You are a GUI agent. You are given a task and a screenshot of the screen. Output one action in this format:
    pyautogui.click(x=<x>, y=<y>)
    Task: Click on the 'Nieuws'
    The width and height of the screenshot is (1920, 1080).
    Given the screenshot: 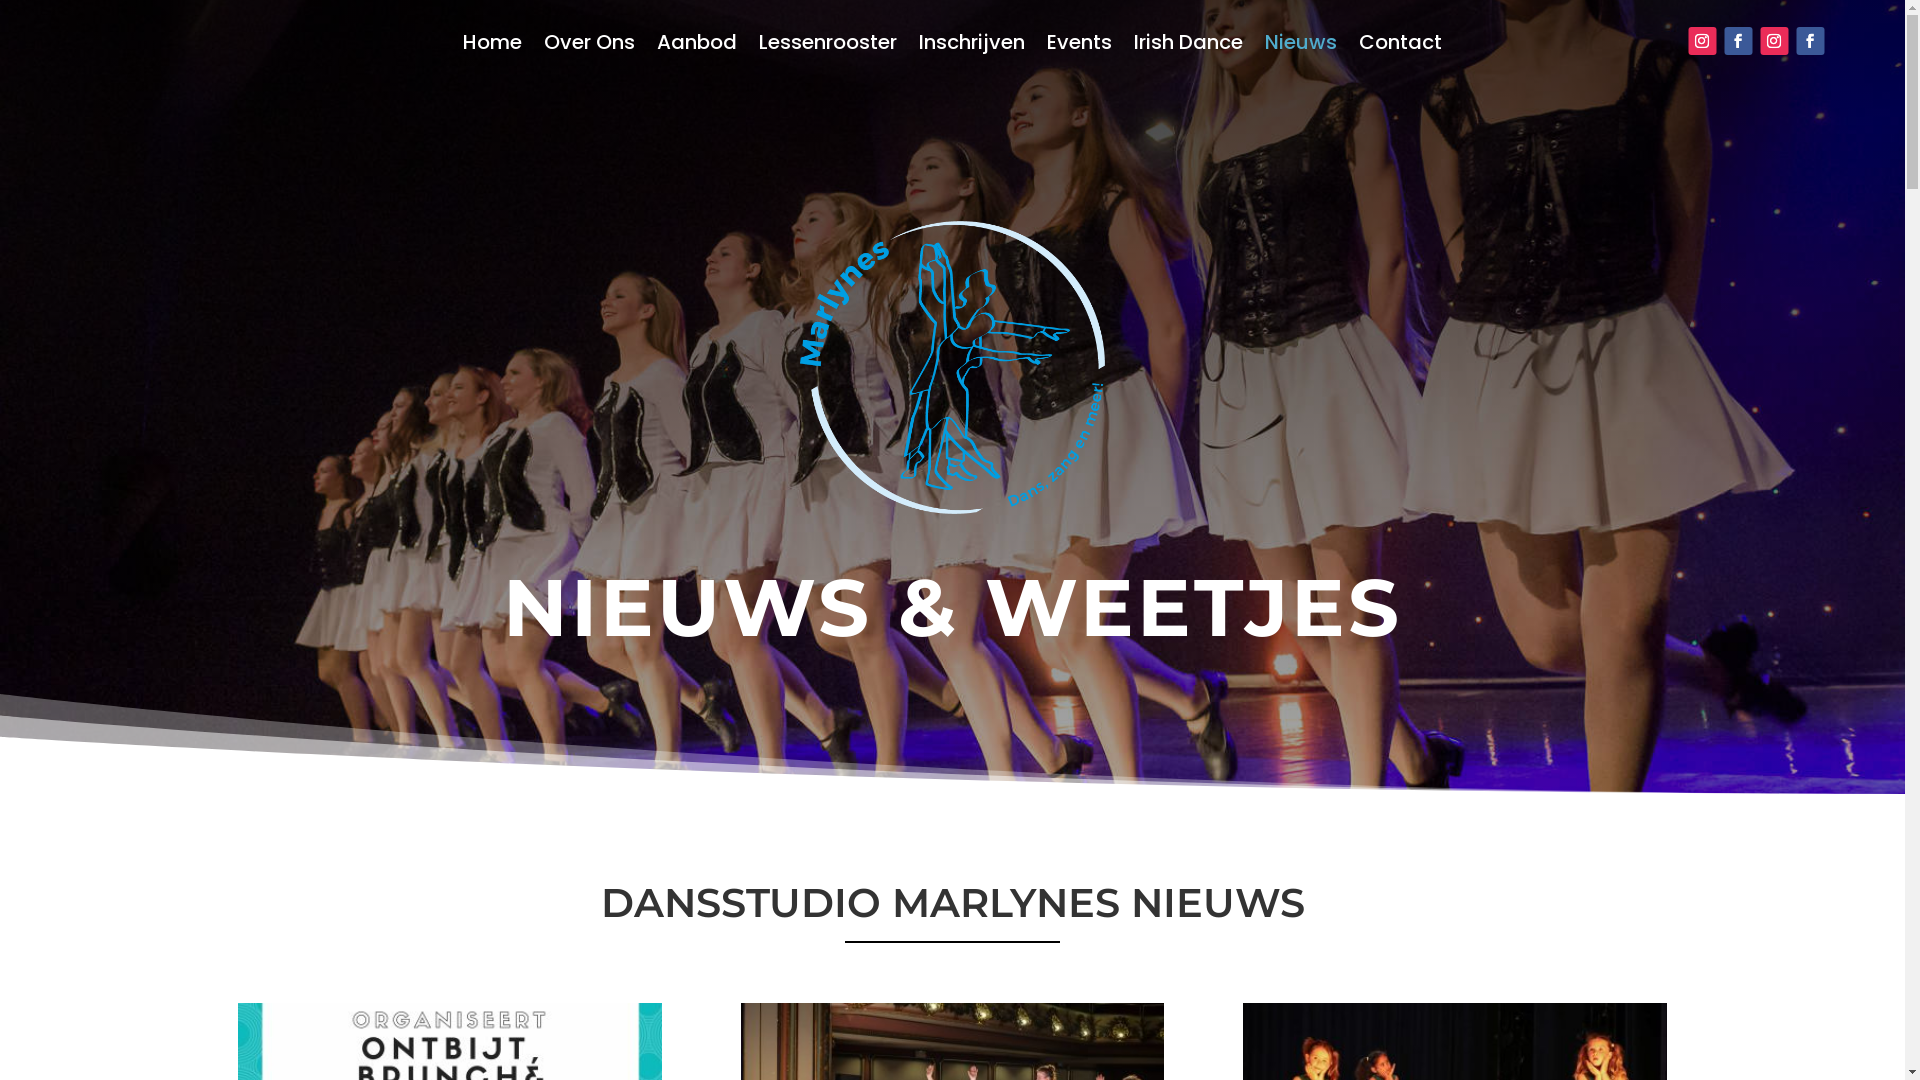 What is the action you would take?
    pyautogui.click(x=1300, y=45)
    